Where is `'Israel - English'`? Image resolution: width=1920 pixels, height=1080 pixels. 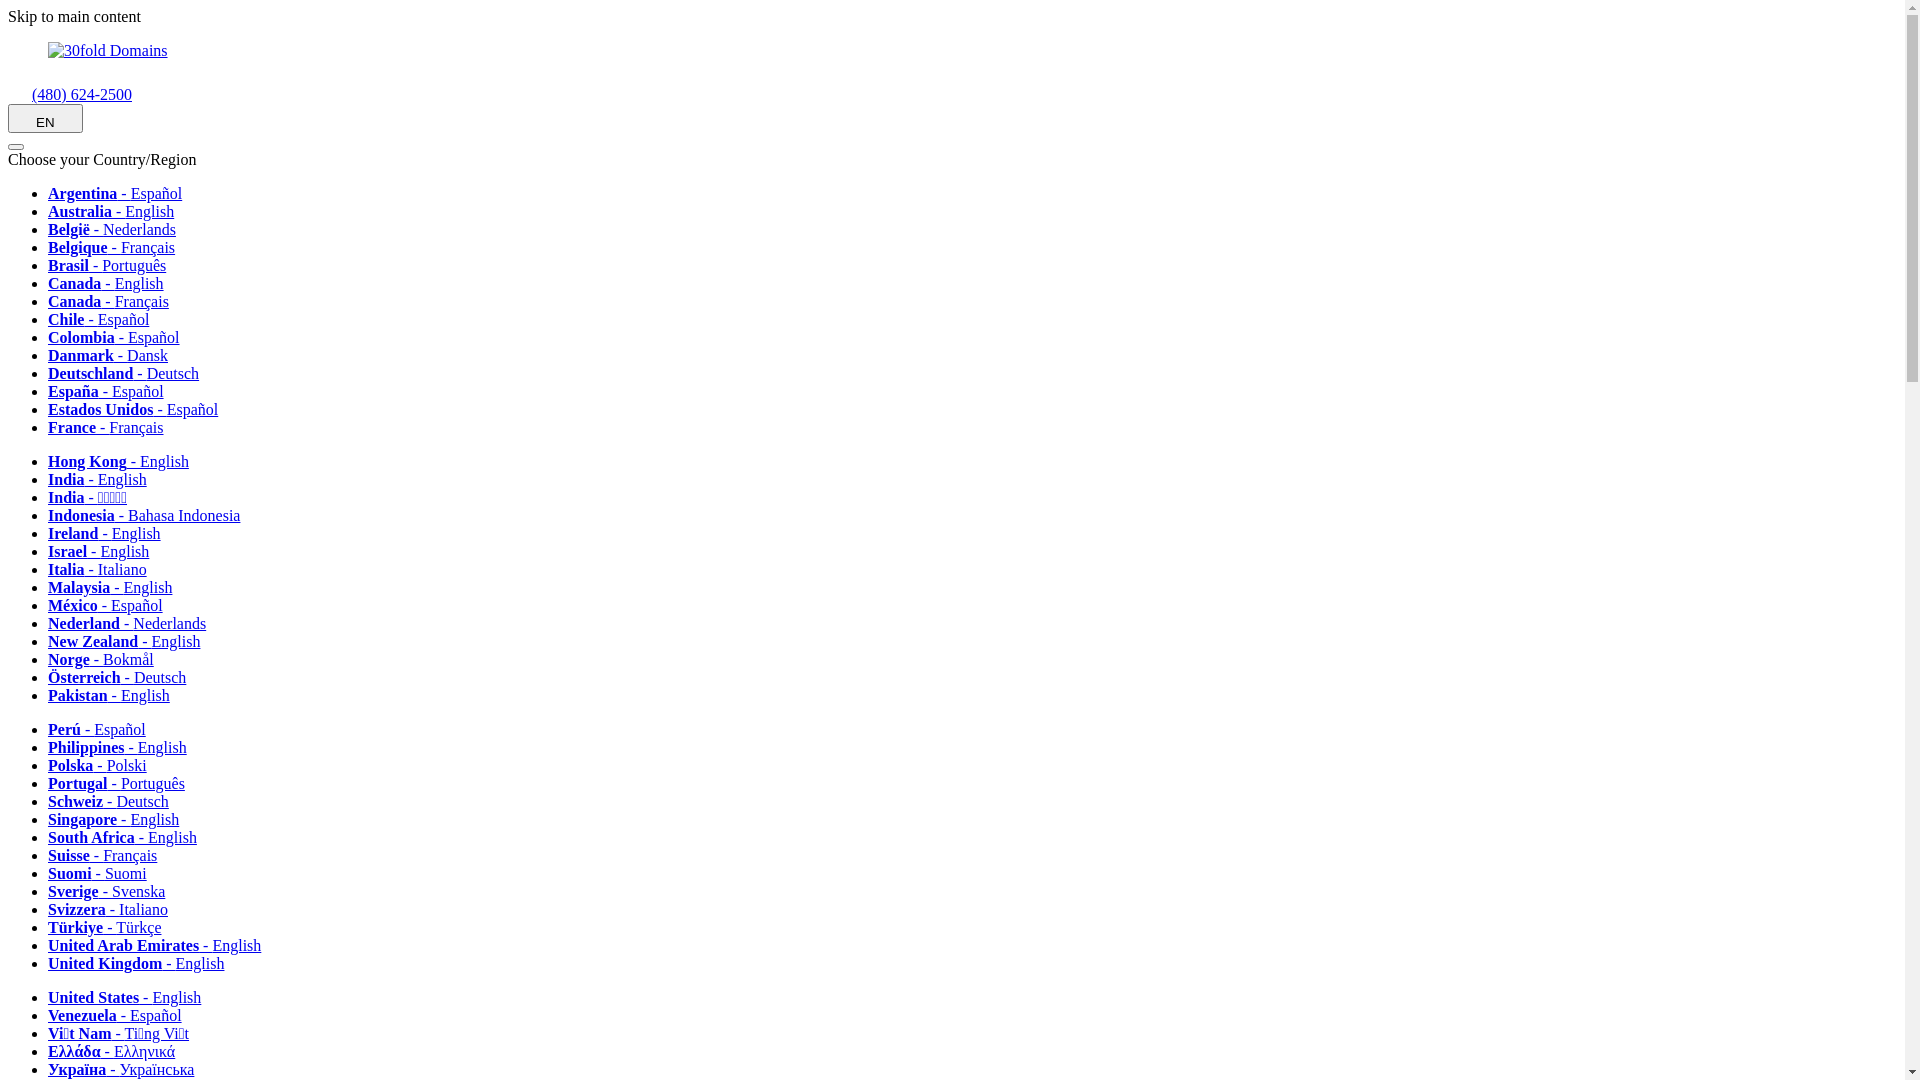
'Israel - English' is located at coordinates (104, 551).